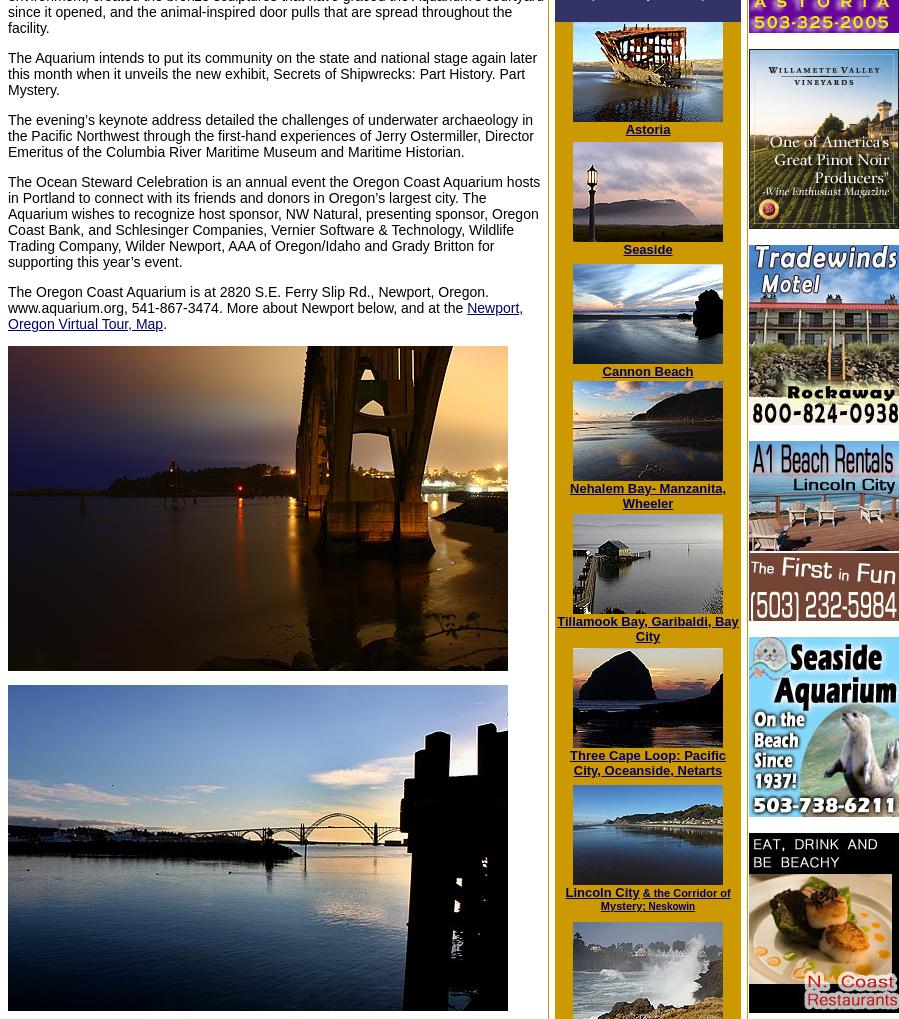 The image size is (899, 1019). Describe the element at coordinates (162, 323) in the screenshot. I see `'.'` at that location.